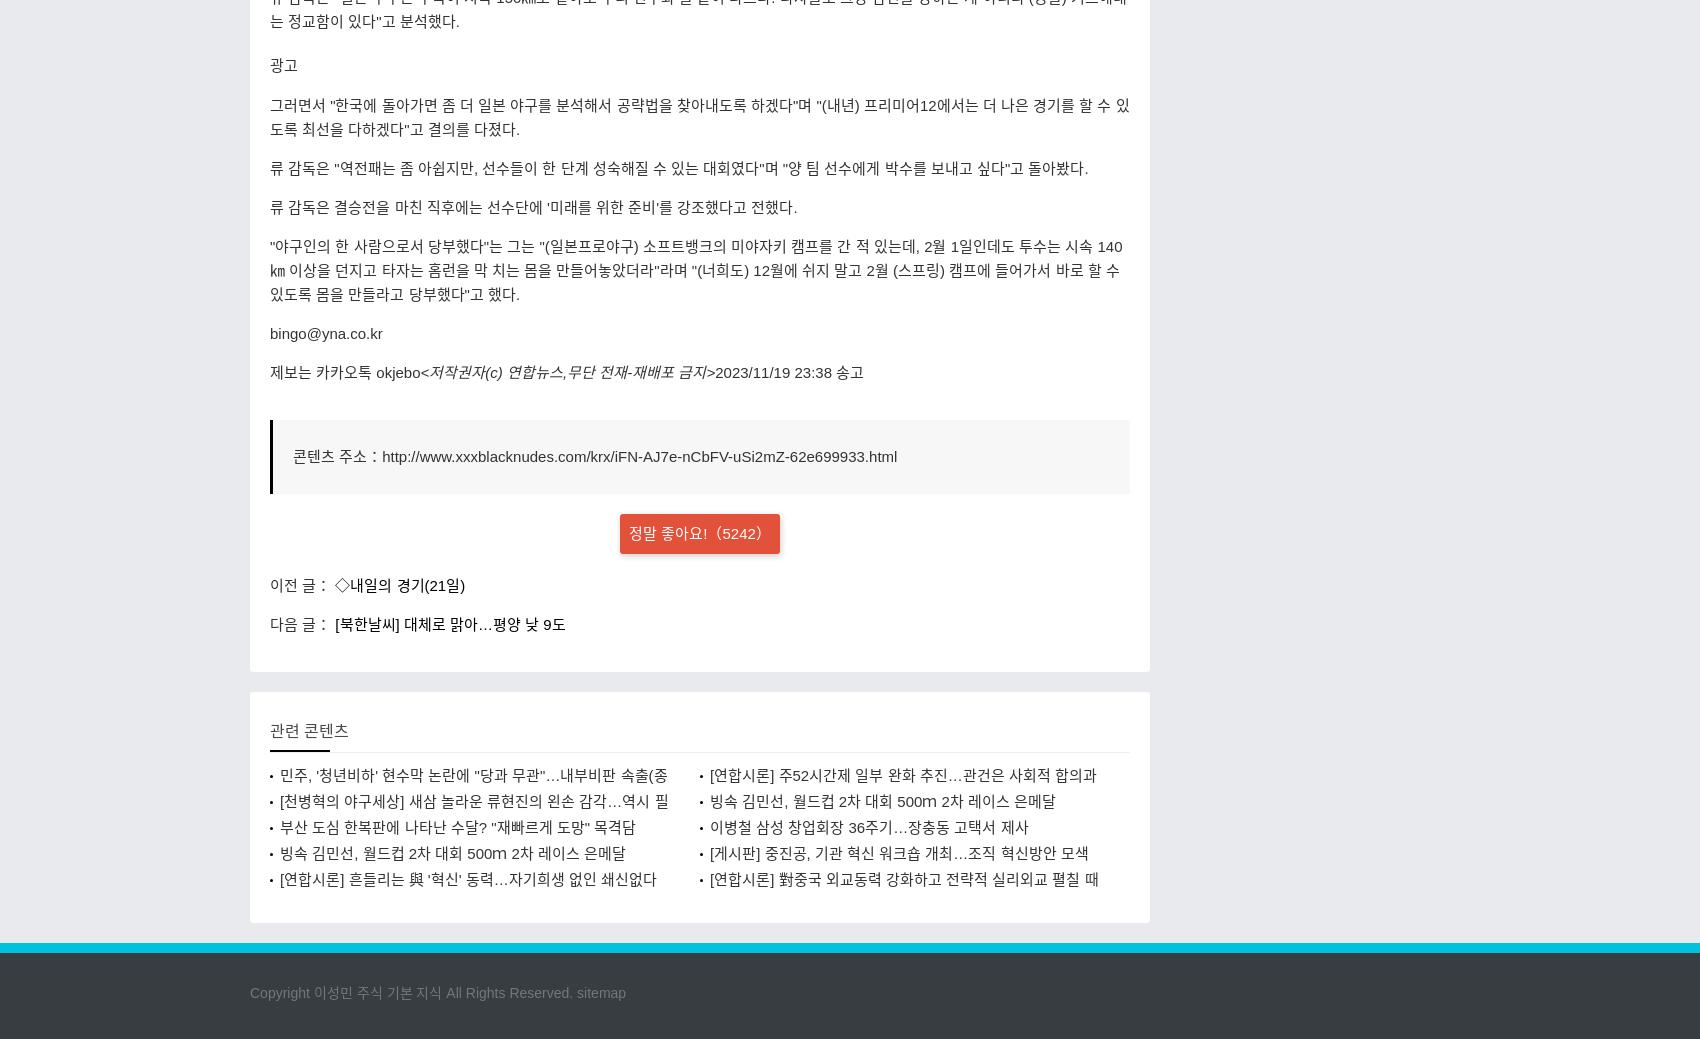  Describe the element at coordinates (600, 992) in the screenshot. I see `'sitemap'` at that location.